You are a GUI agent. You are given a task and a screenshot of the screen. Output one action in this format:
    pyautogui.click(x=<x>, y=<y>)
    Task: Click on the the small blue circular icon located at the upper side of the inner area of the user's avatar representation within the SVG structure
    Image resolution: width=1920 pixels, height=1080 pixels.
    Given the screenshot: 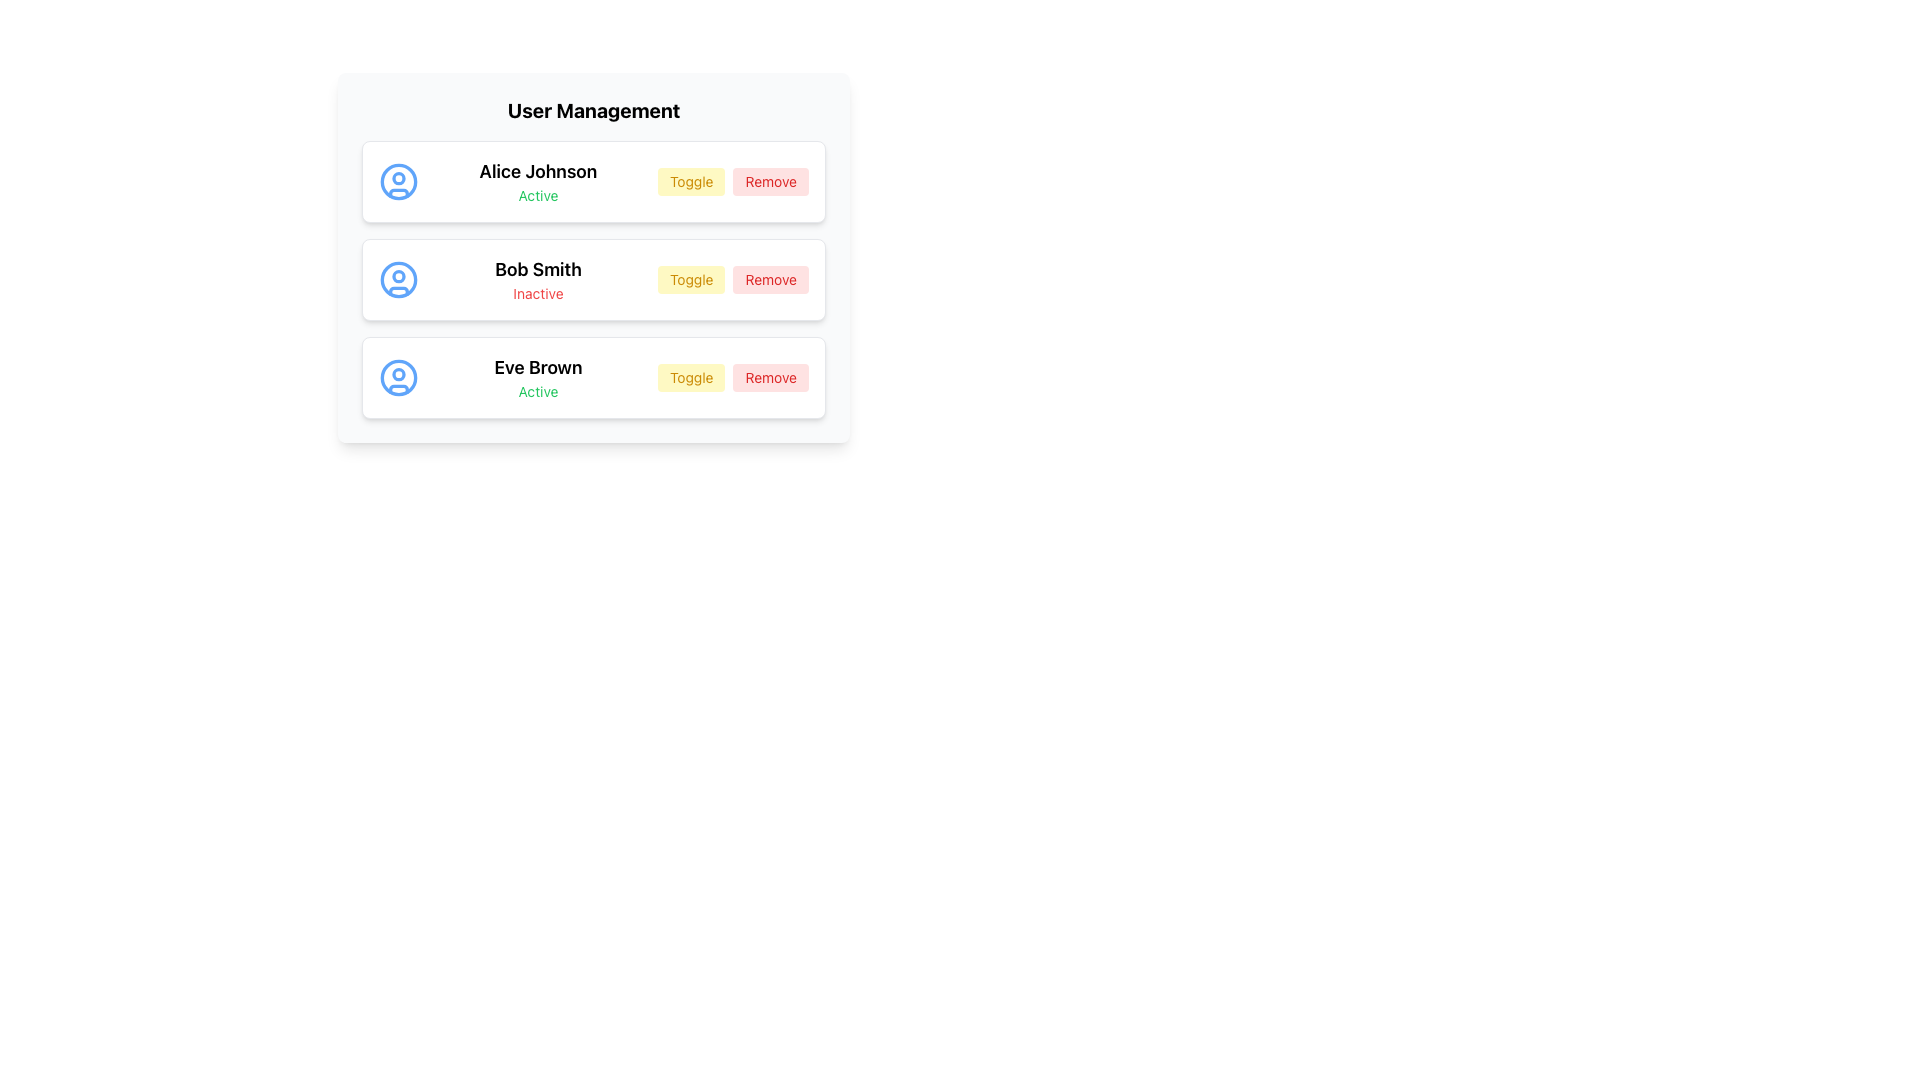 What is the action you would take?
    pyautogui.click(x=398, y=374)
    